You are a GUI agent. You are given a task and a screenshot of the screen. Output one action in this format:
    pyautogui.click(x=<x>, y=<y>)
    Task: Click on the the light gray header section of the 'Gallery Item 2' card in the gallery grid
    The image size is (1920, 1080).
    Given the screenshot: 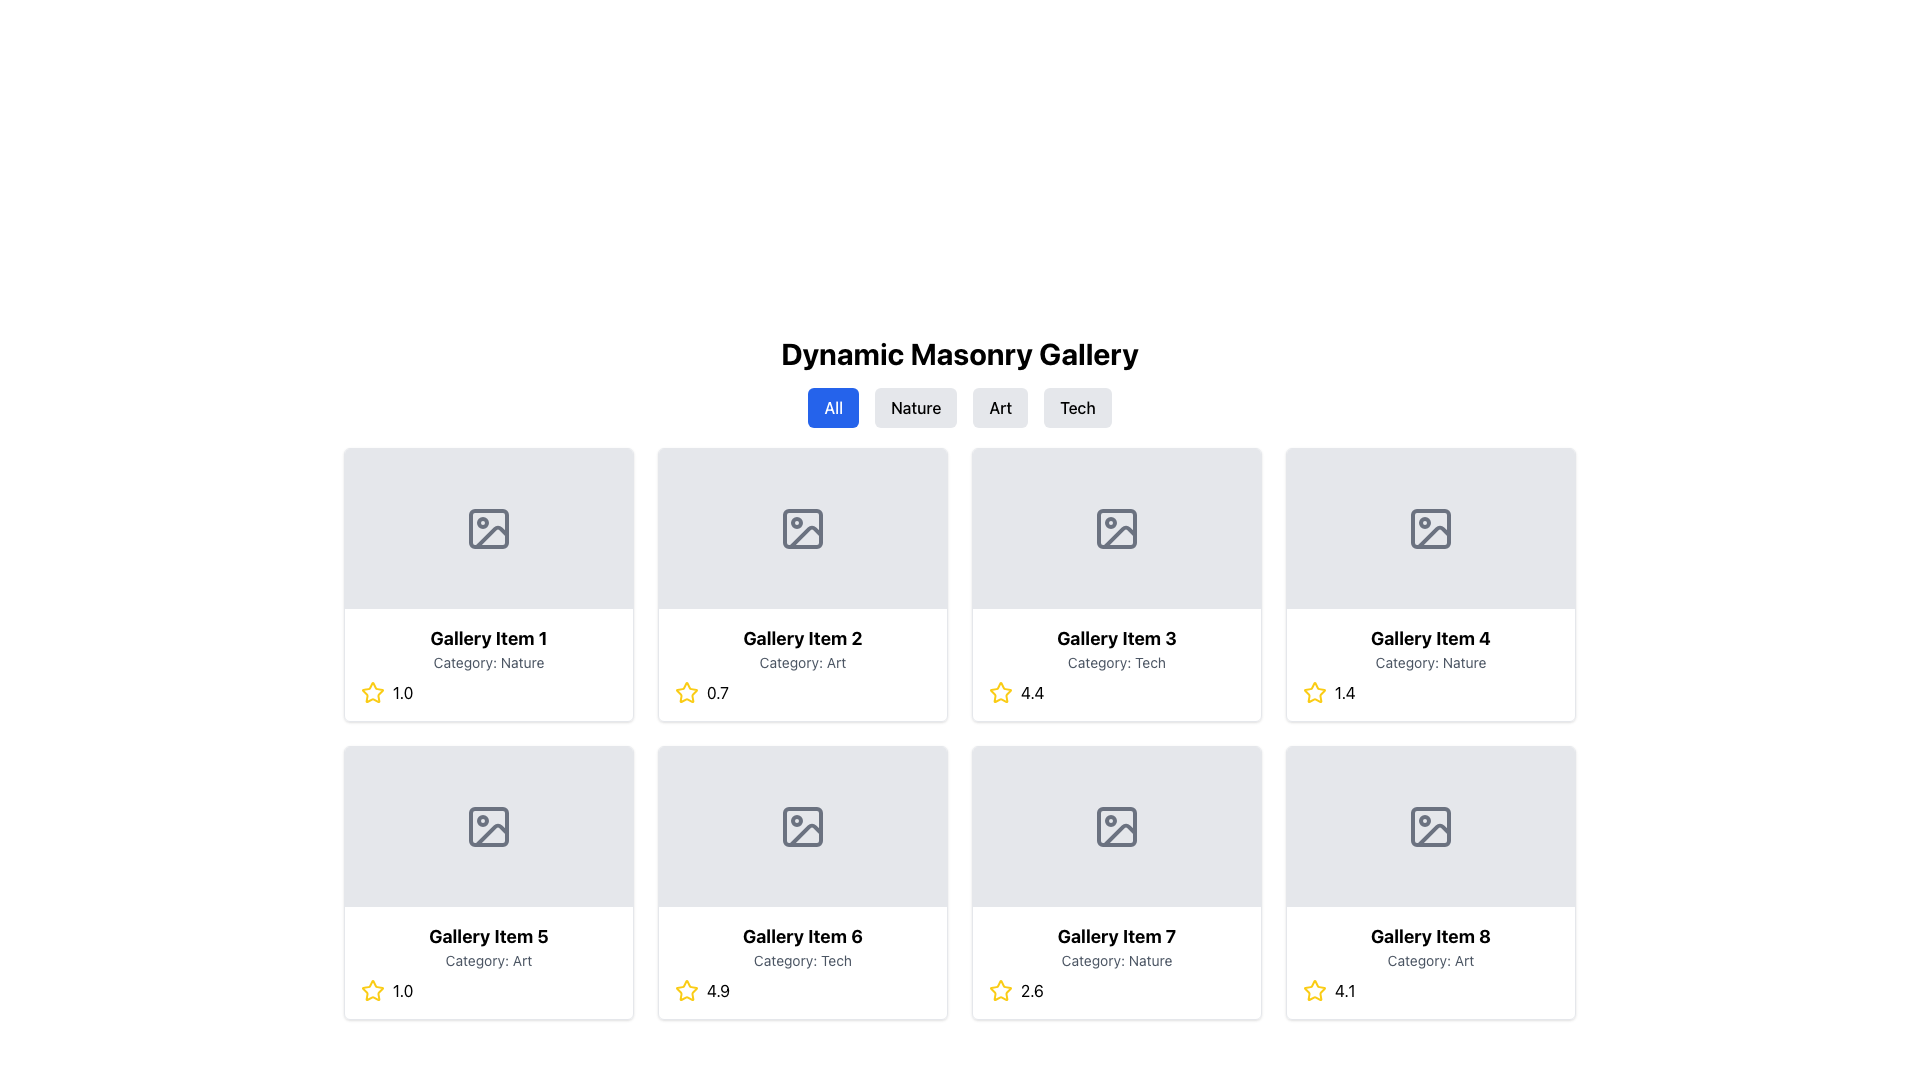 What is the action you would take?
    pyautogui.click(x=802, y=527)
    